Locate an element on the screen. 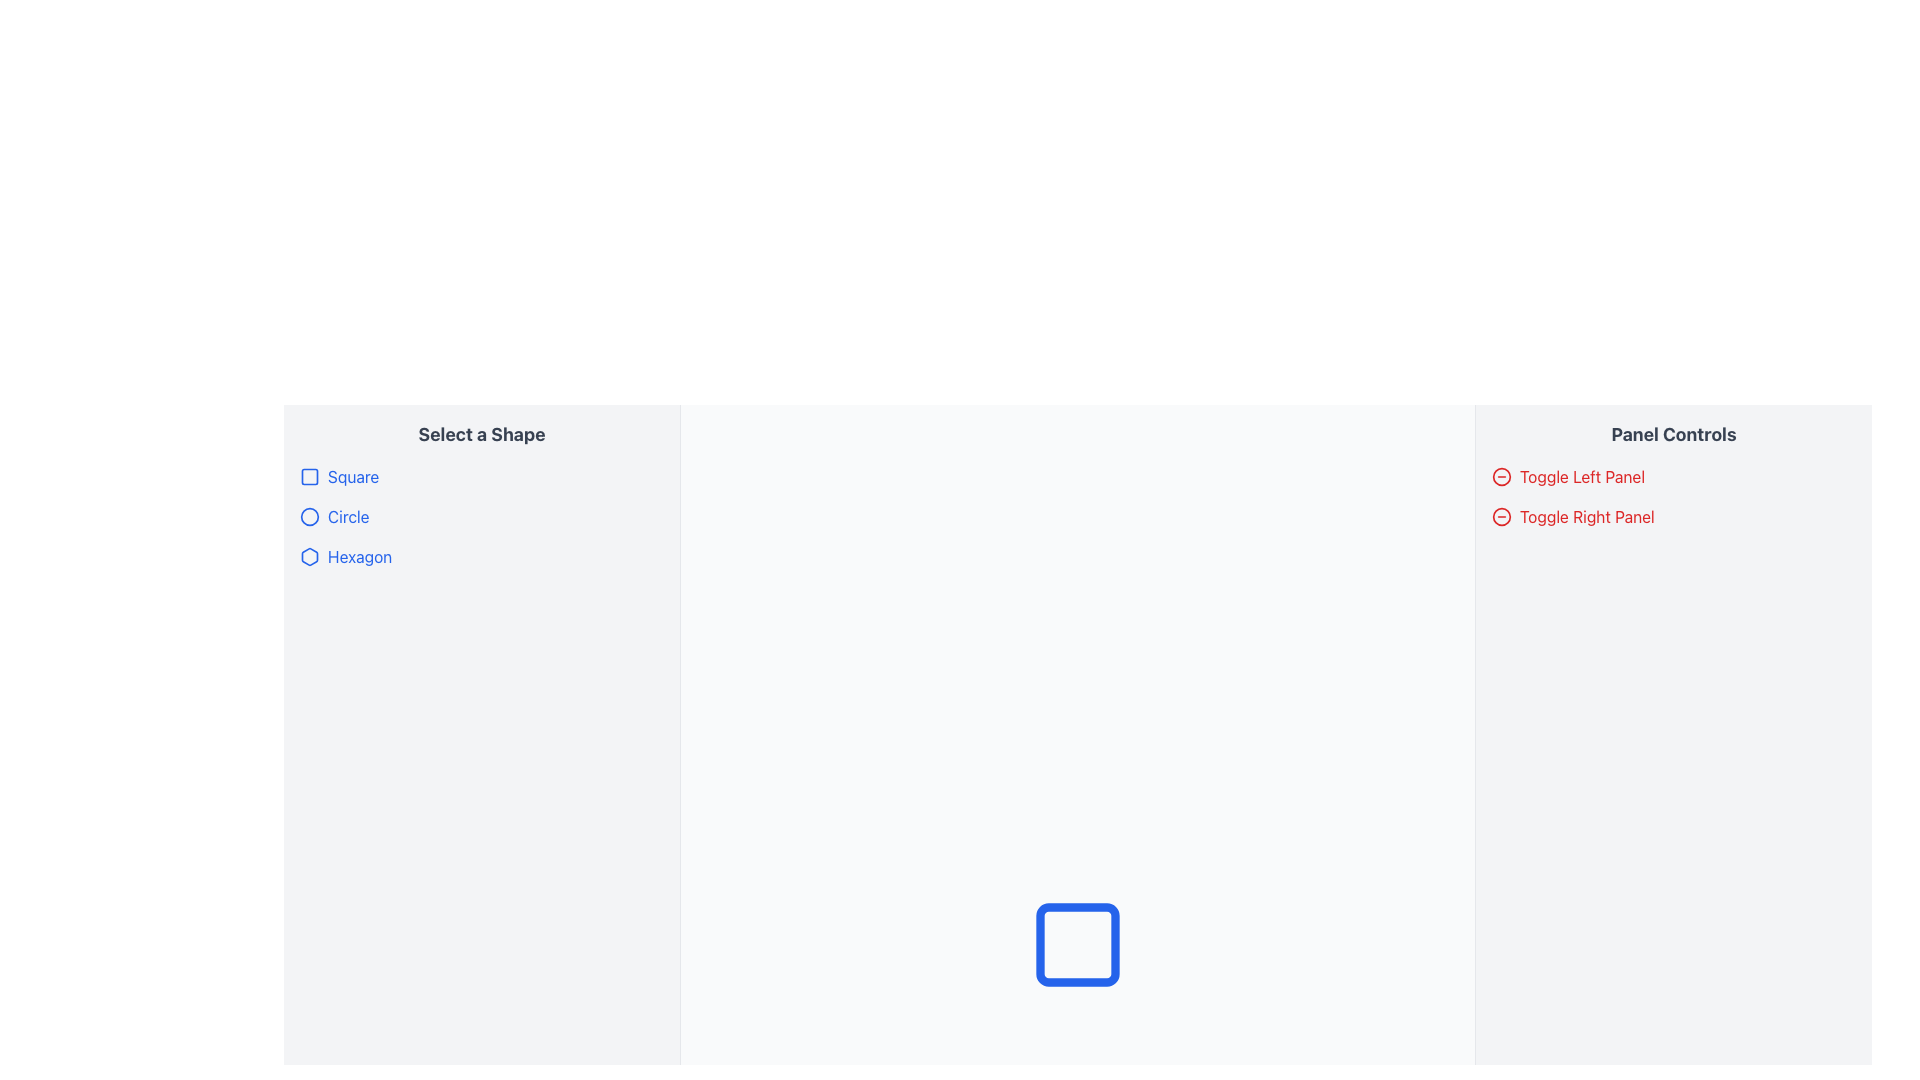 The height and width of the screenshot is (1080, 1920). the Text label that describes an action or state toggle for the user interface panel, located at the bottom of two labeled controls in the top-right section of the interface is located at coordinates (1586, 515).